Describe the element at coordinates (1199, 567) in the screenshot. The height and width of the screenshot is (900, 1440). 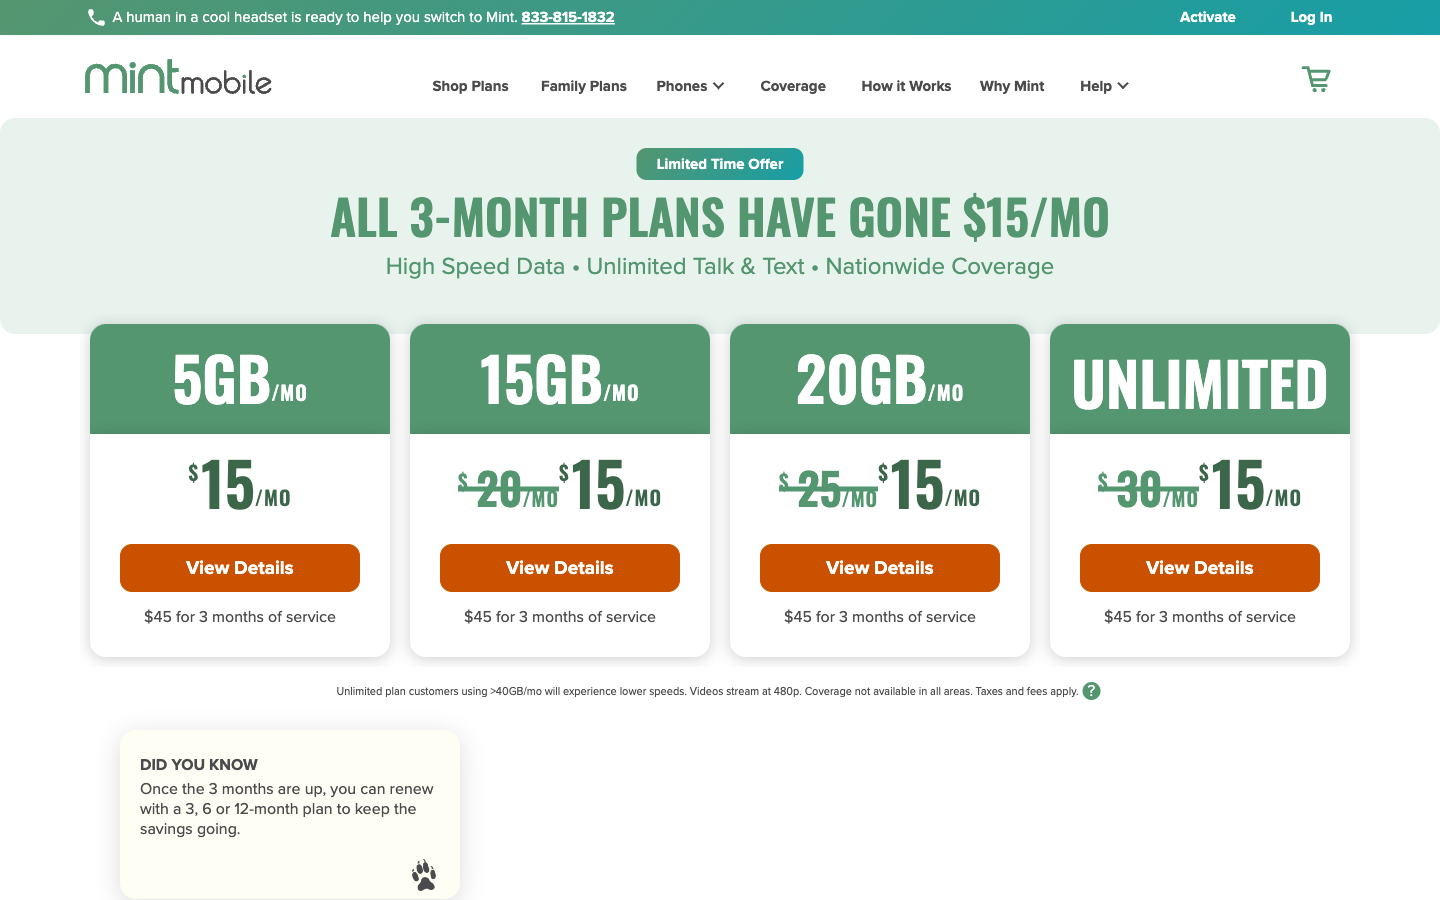
I see `View Details of Unlimited Plan` at that location.